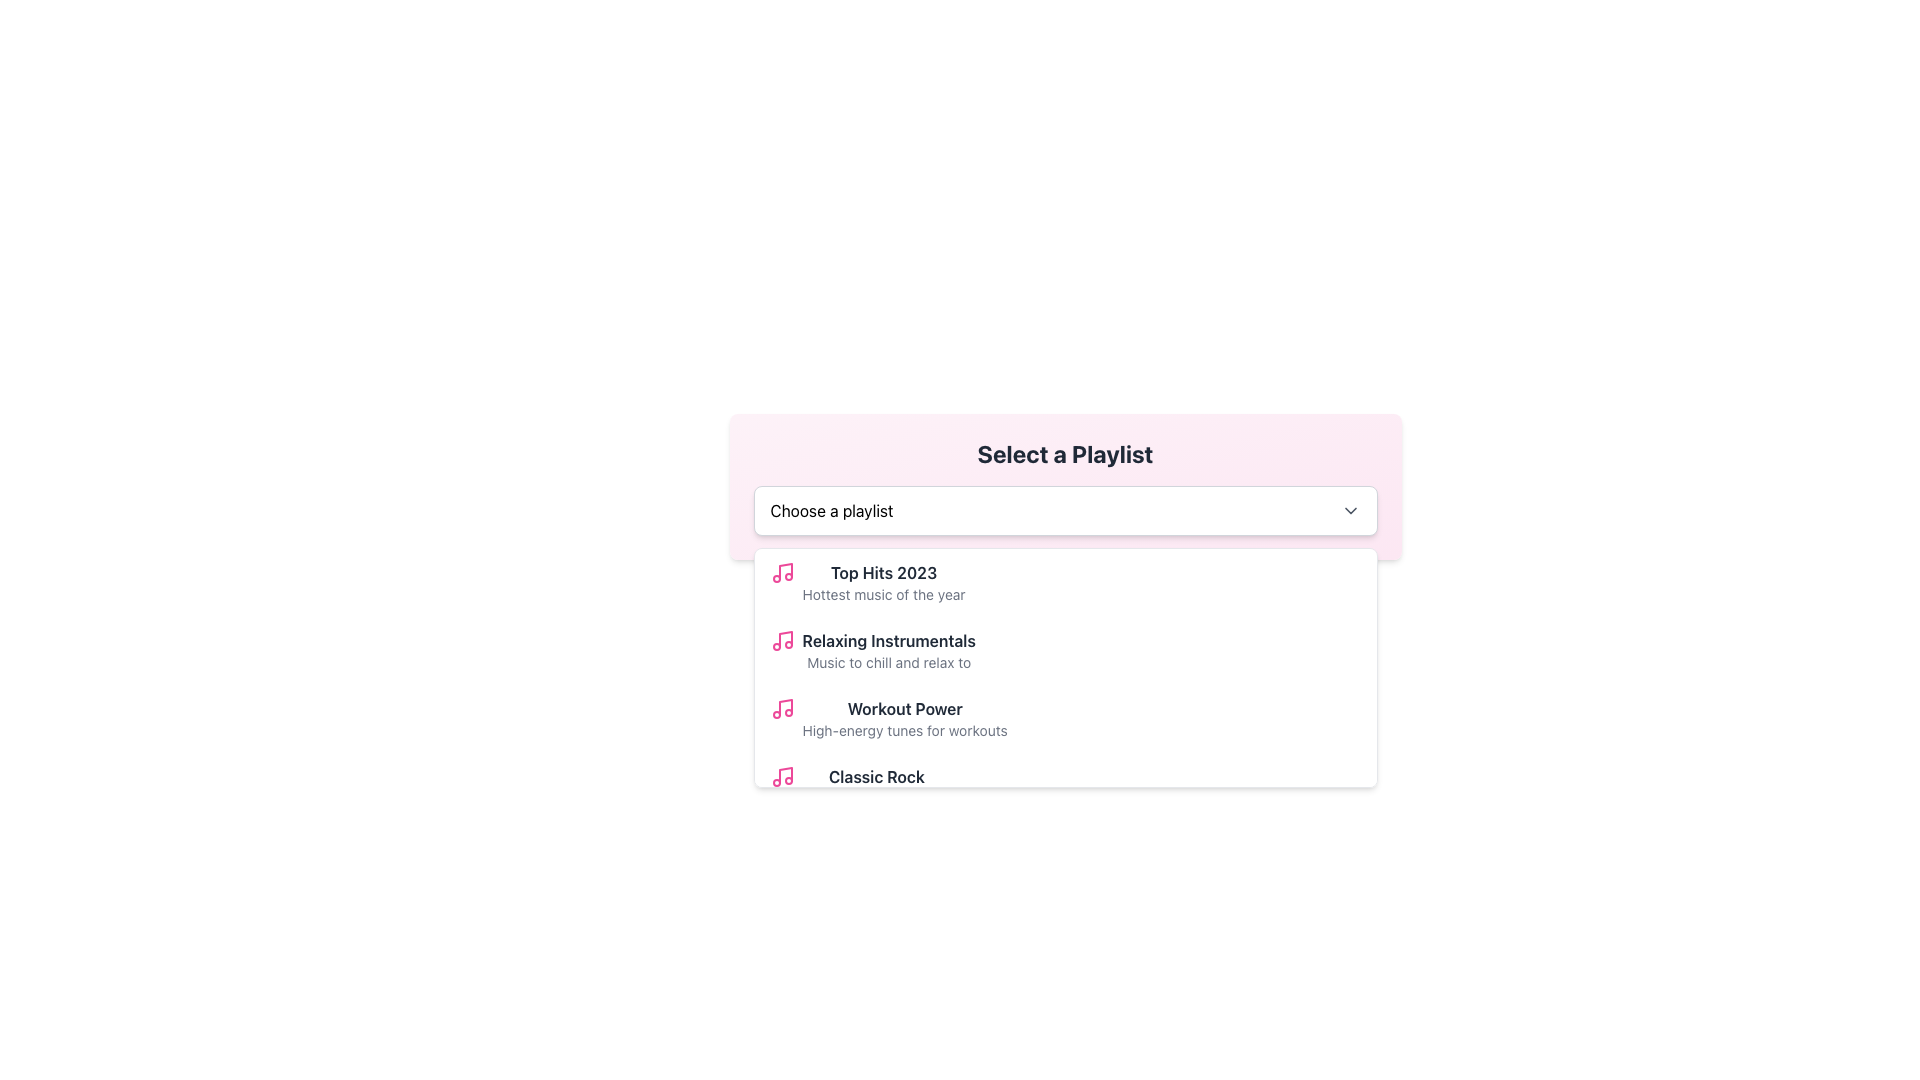 The width and height of the screenshot is (1920, 1080). I want to click on the pink music-themed icon representing a musical note, located next to the 'Top Hits 2023' text in the dropdown list, so click(784, 571).